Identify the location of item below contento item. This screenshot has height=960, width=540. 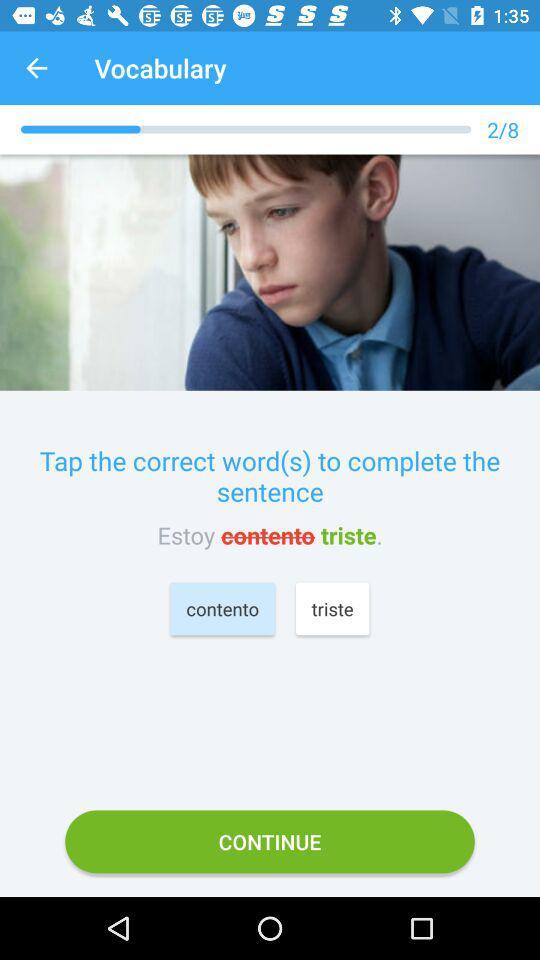
(270, 840).